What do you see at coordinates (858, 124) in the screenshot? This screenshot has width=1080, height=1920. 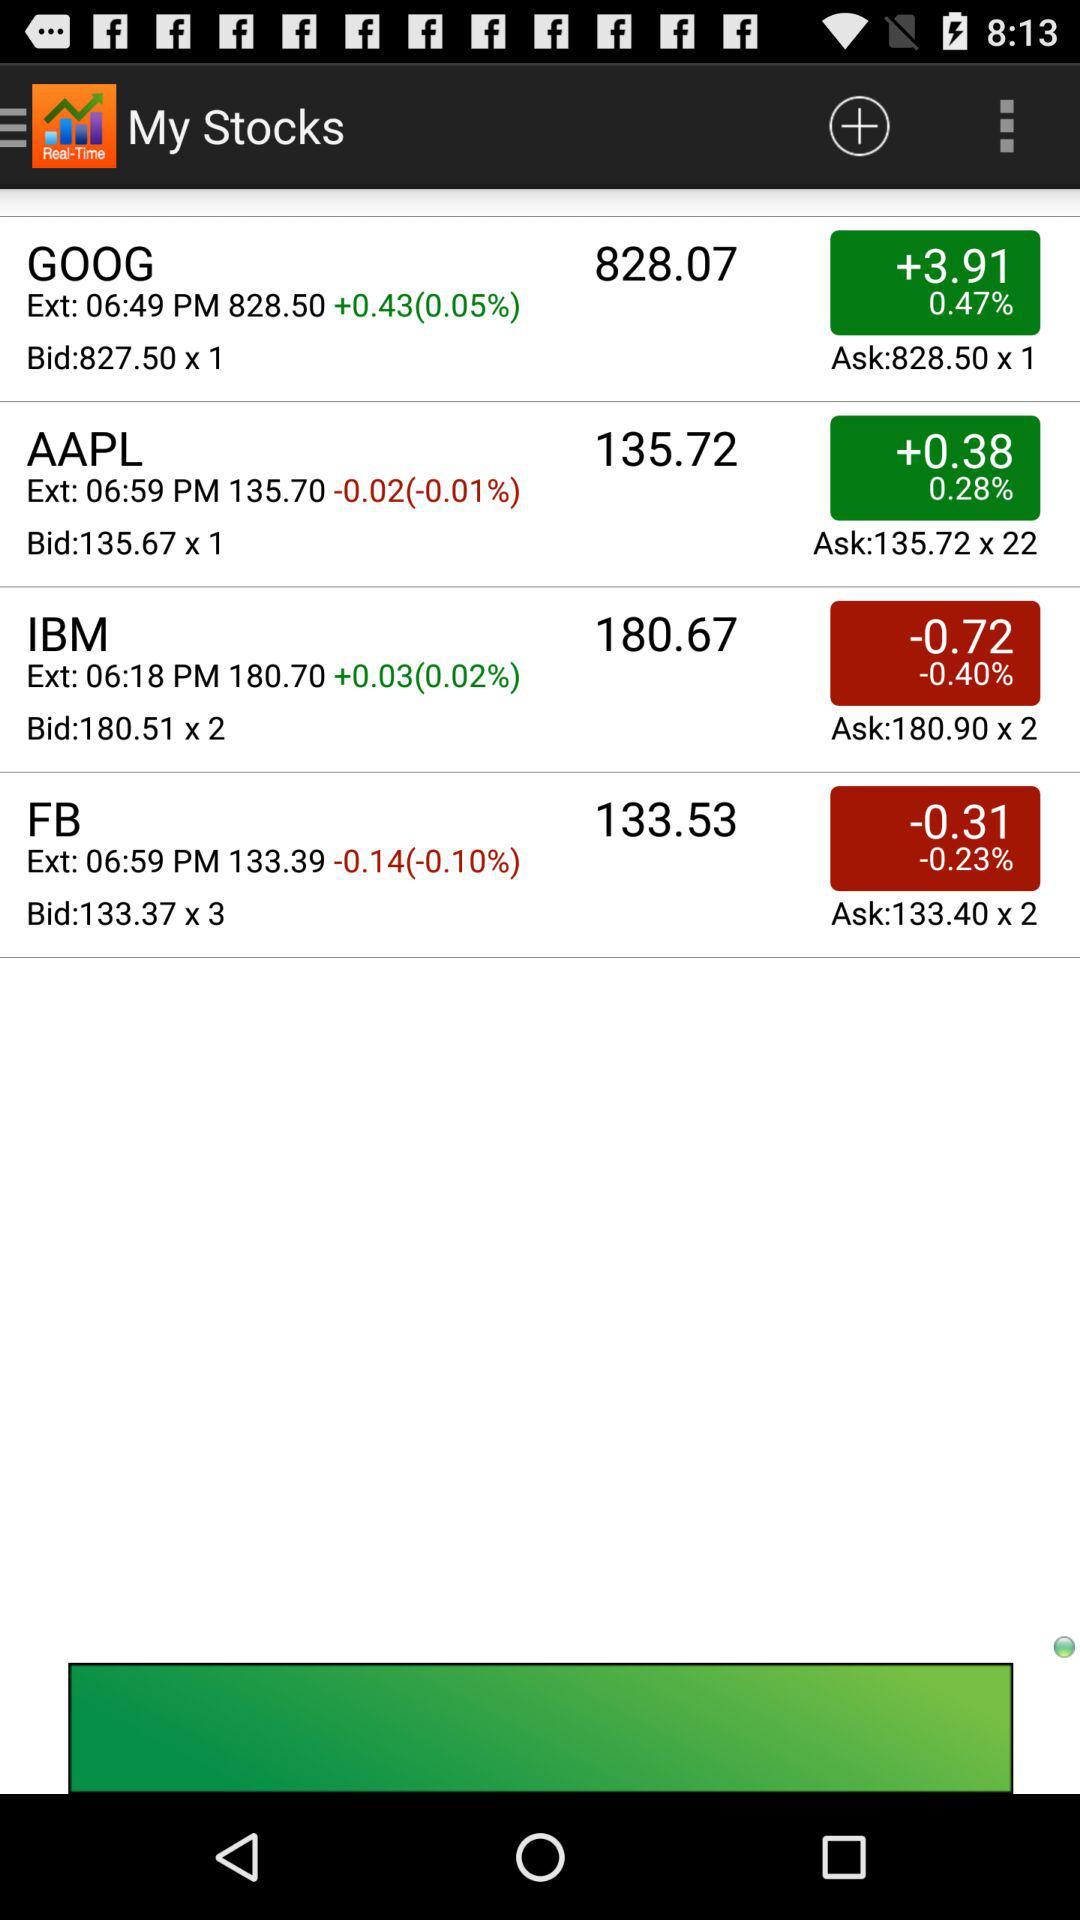 I see `item next to the my stocks item` at bounding box center [858, 124].